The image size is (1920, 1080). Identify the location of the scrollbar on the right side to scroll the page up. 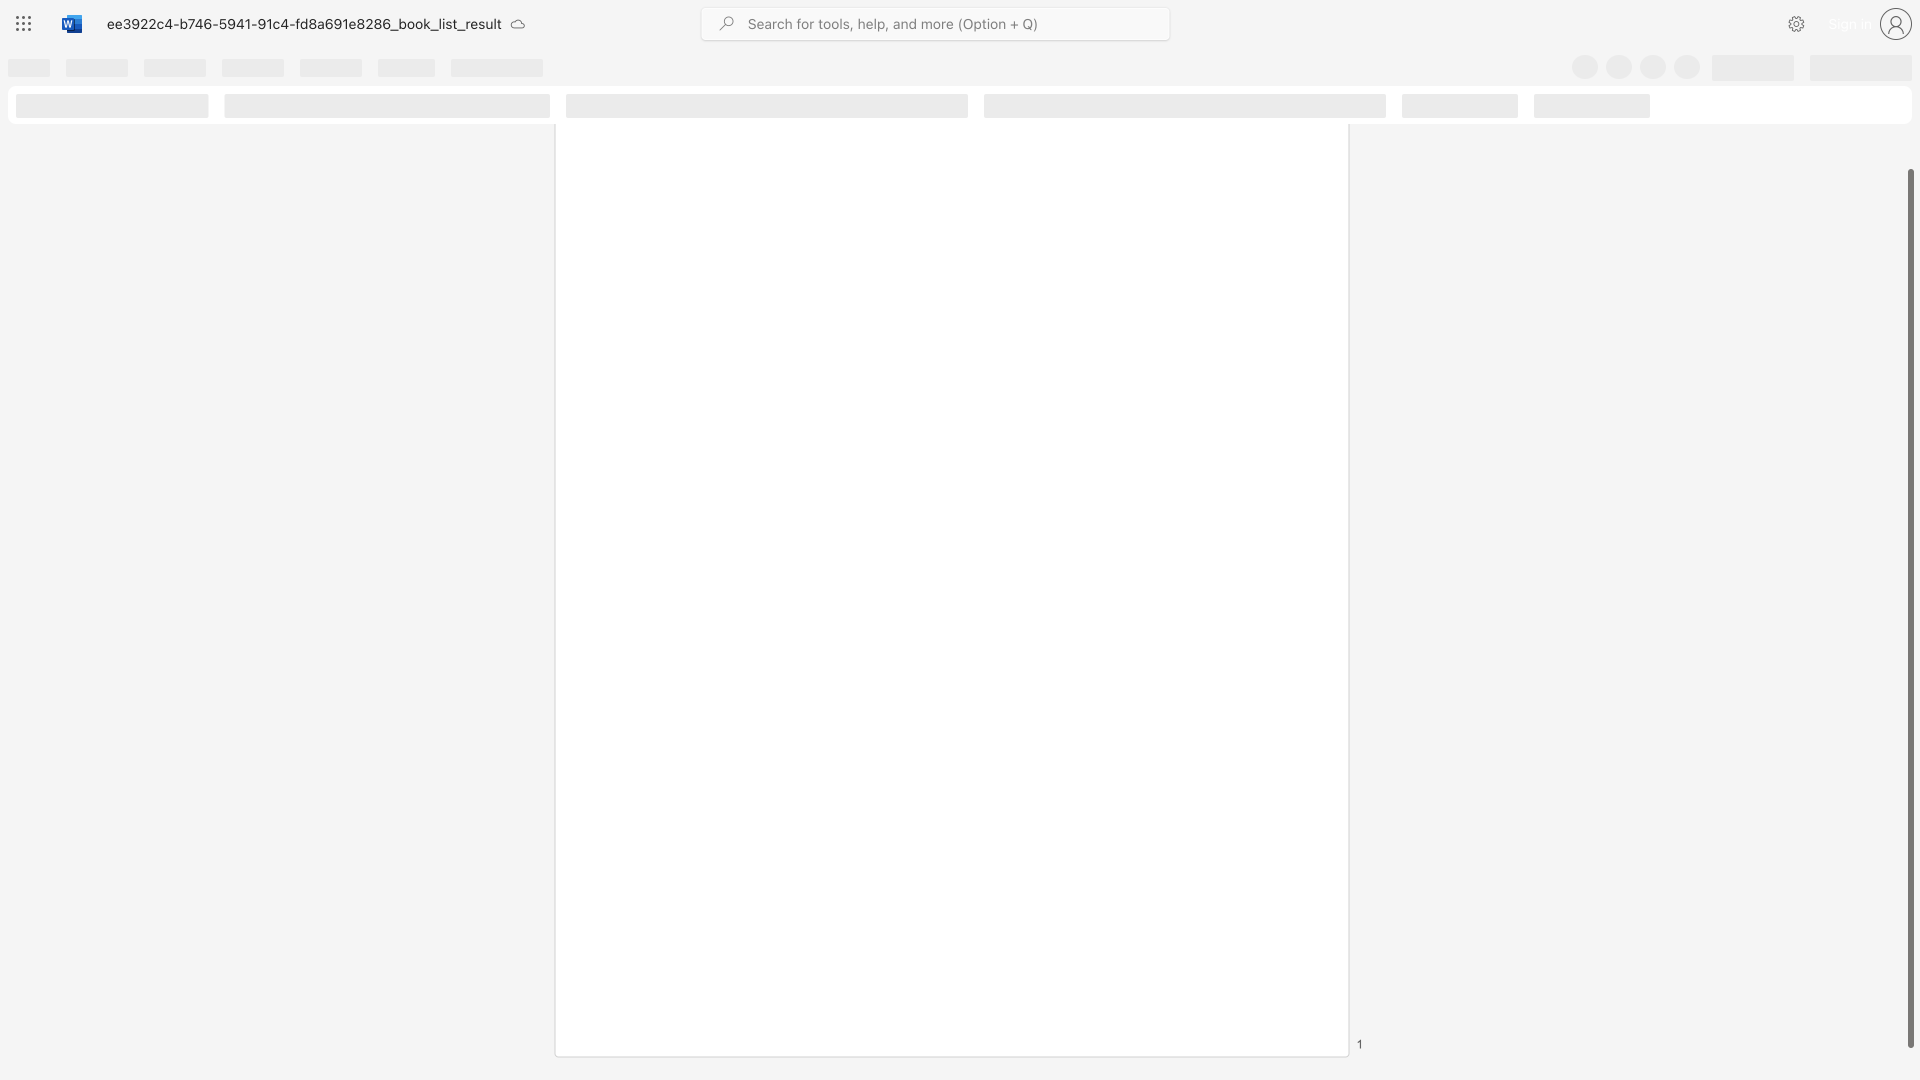
(1909, 119).